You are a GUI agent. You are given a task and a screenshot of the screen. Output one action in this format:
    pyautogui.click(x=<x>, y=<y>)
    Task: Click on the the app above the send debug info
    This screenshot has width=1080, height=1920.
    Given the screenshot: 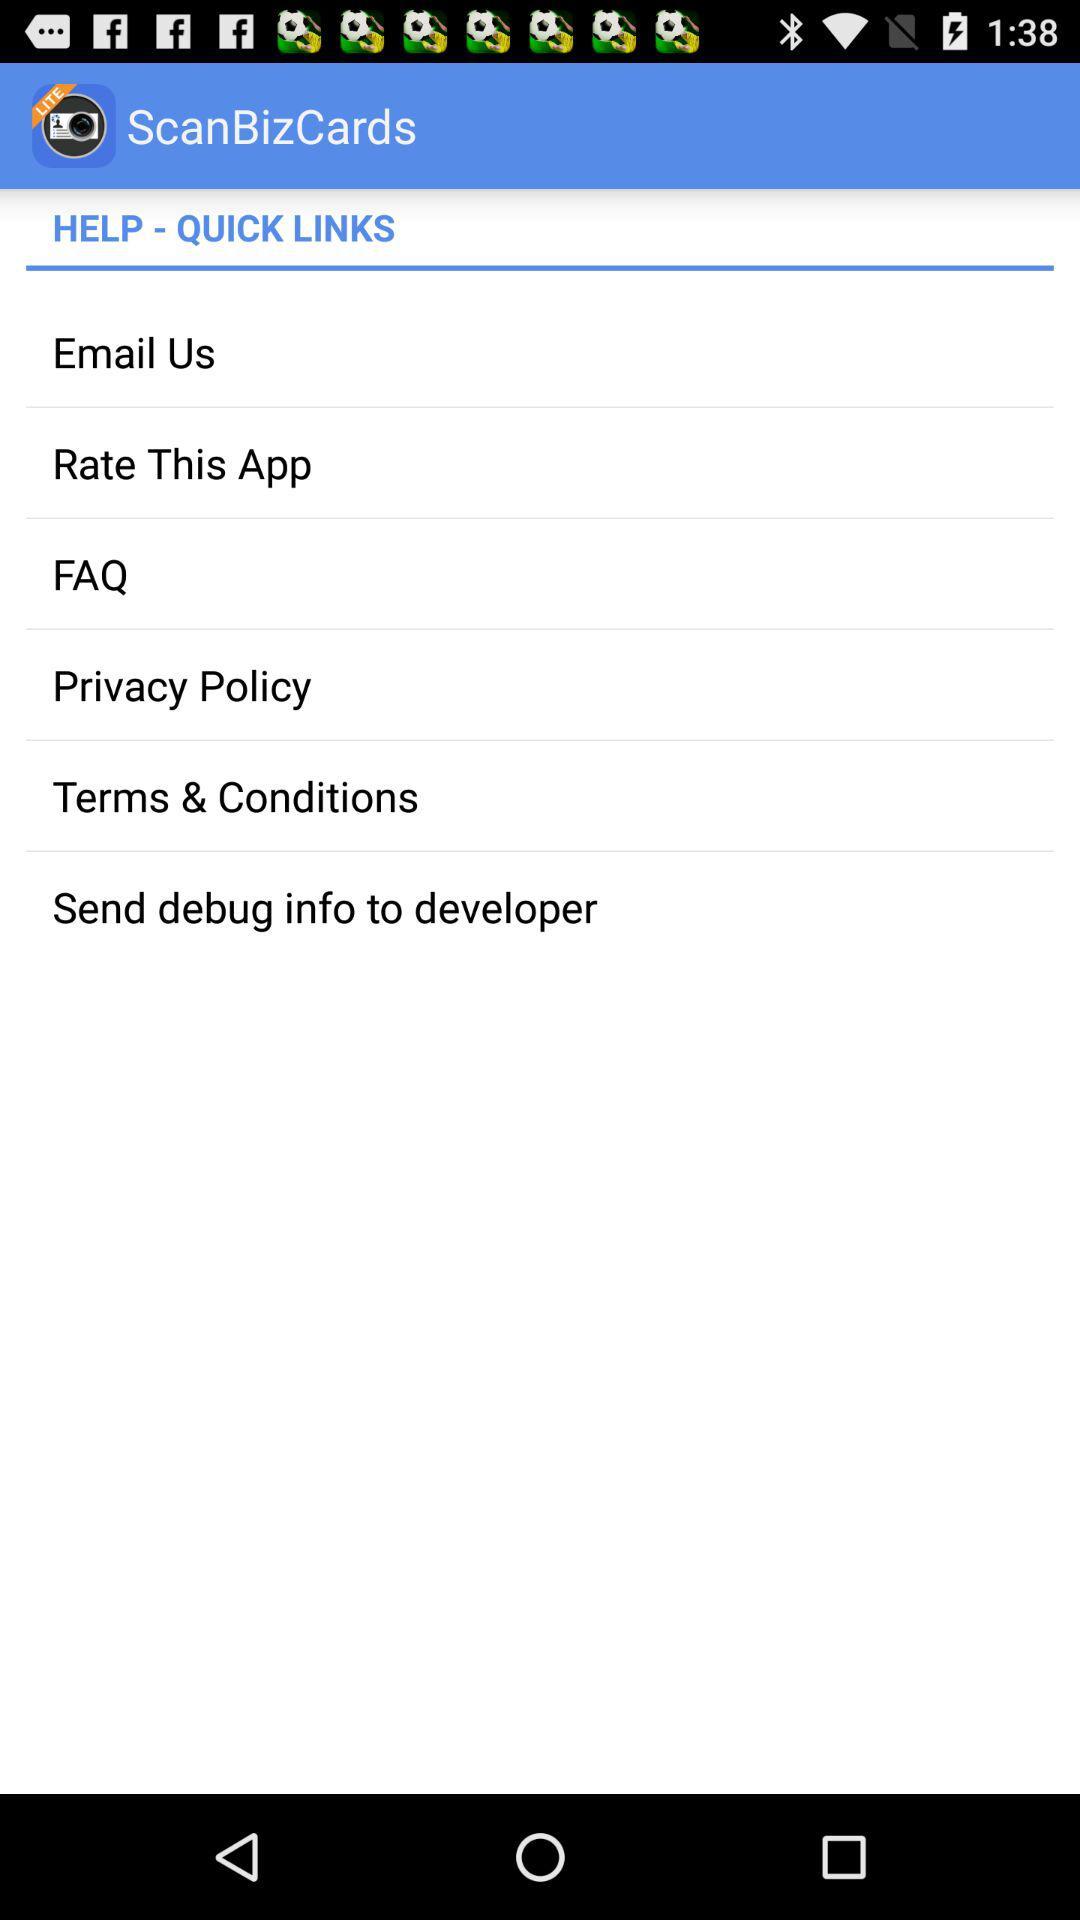 What is the action you would take?
    pyautogui.click(x=540, y=794)
    